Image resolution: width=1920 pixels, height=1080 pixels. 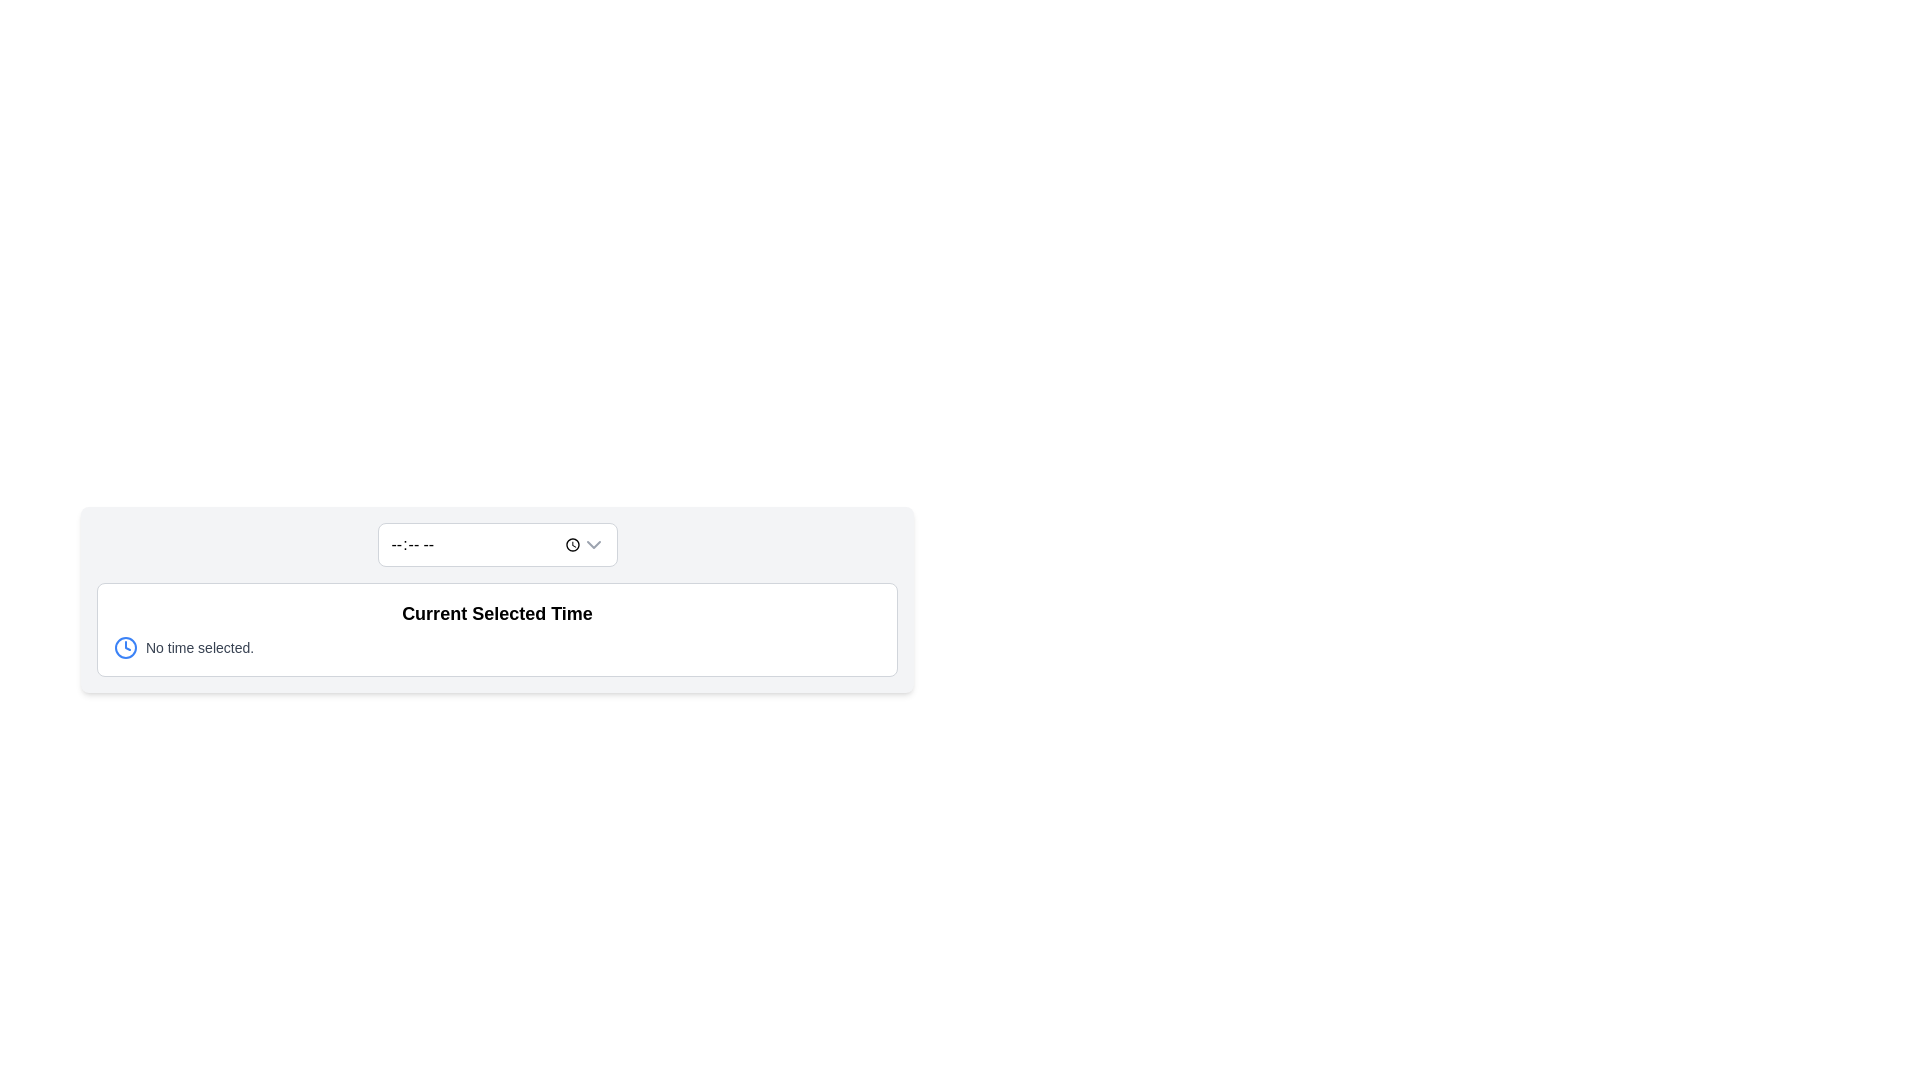 What do you see at coordinates (497, 599) in the screenshot?
I see `the Information display box that shows the currently selected time, located centrally below the dropdown selection box` at bounding box center [497, 599].